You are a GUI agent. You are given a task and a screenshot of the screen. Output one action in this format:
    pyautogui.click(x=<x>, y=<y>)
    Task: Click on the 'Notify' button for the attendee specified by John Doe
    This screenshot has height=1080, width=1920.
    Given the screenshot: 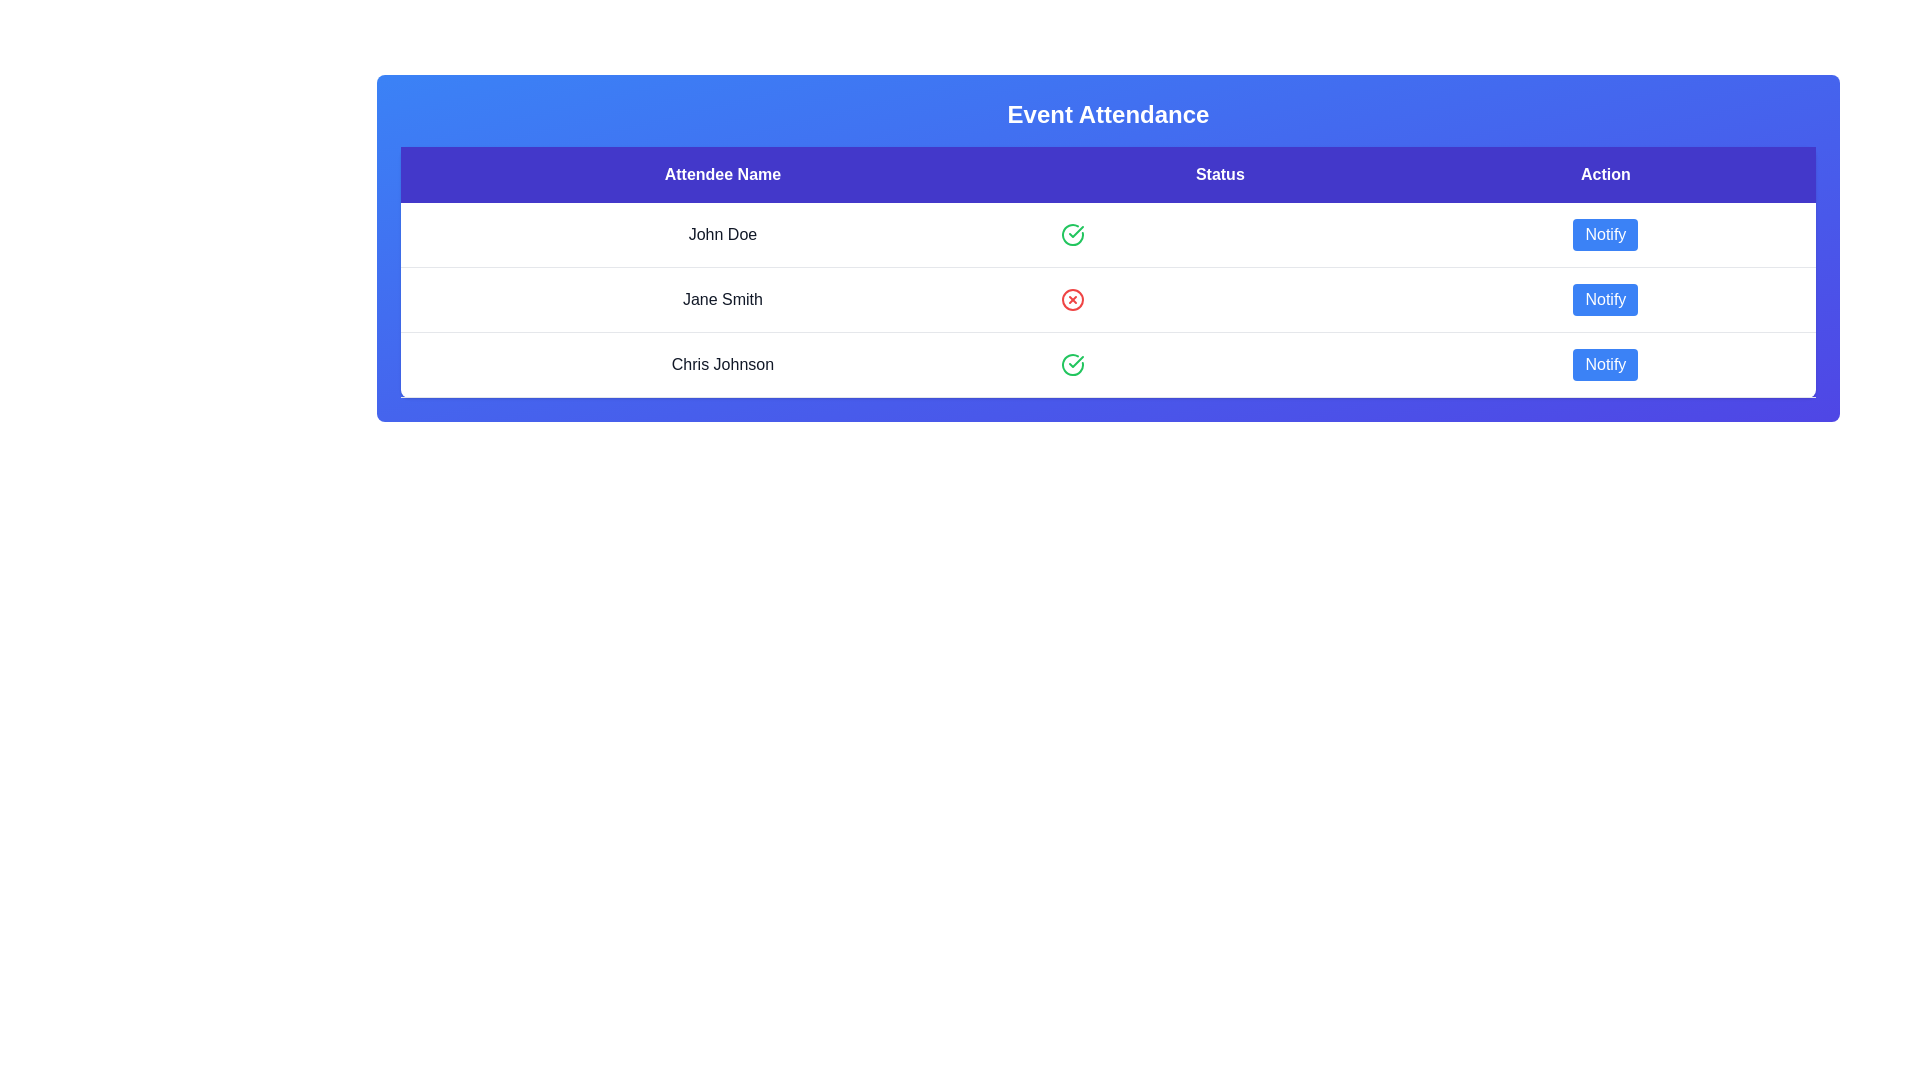 What is the action you would take?
    pyautogui.click(x=1605, y=234)
    